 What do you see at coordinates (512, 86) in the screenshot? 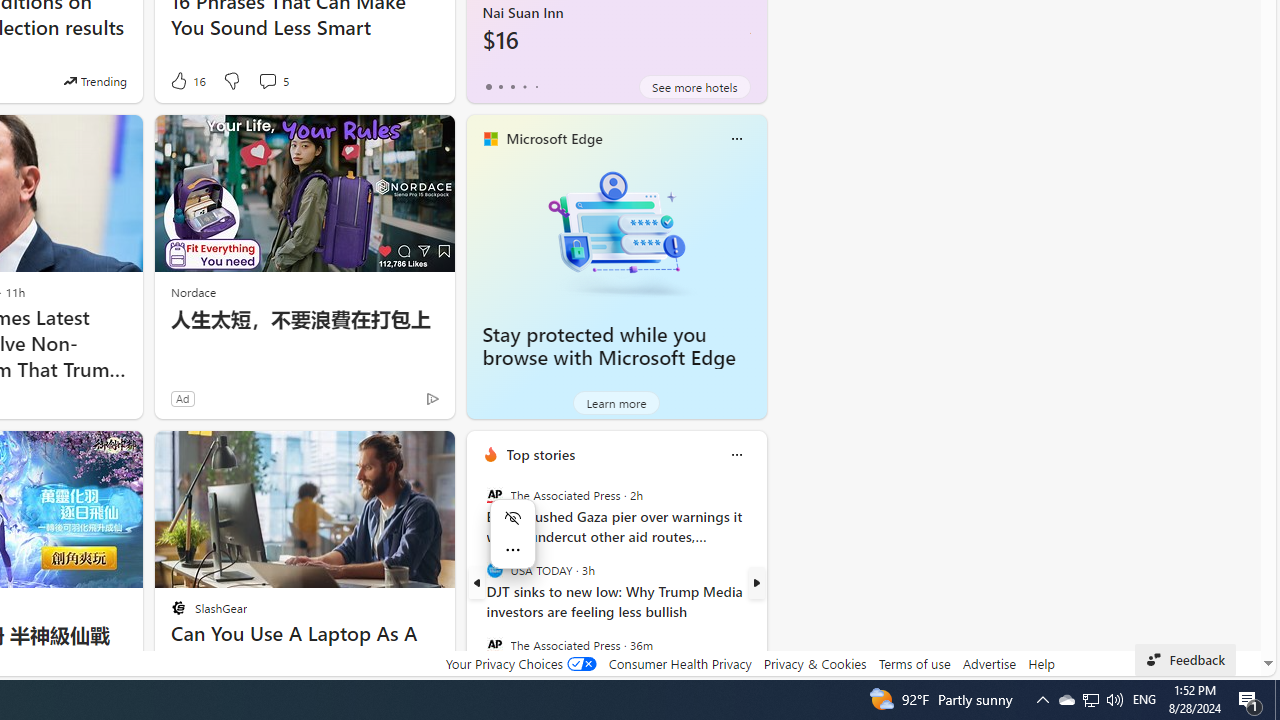
I see `'tab-2'` at bounding box center [512, 86].